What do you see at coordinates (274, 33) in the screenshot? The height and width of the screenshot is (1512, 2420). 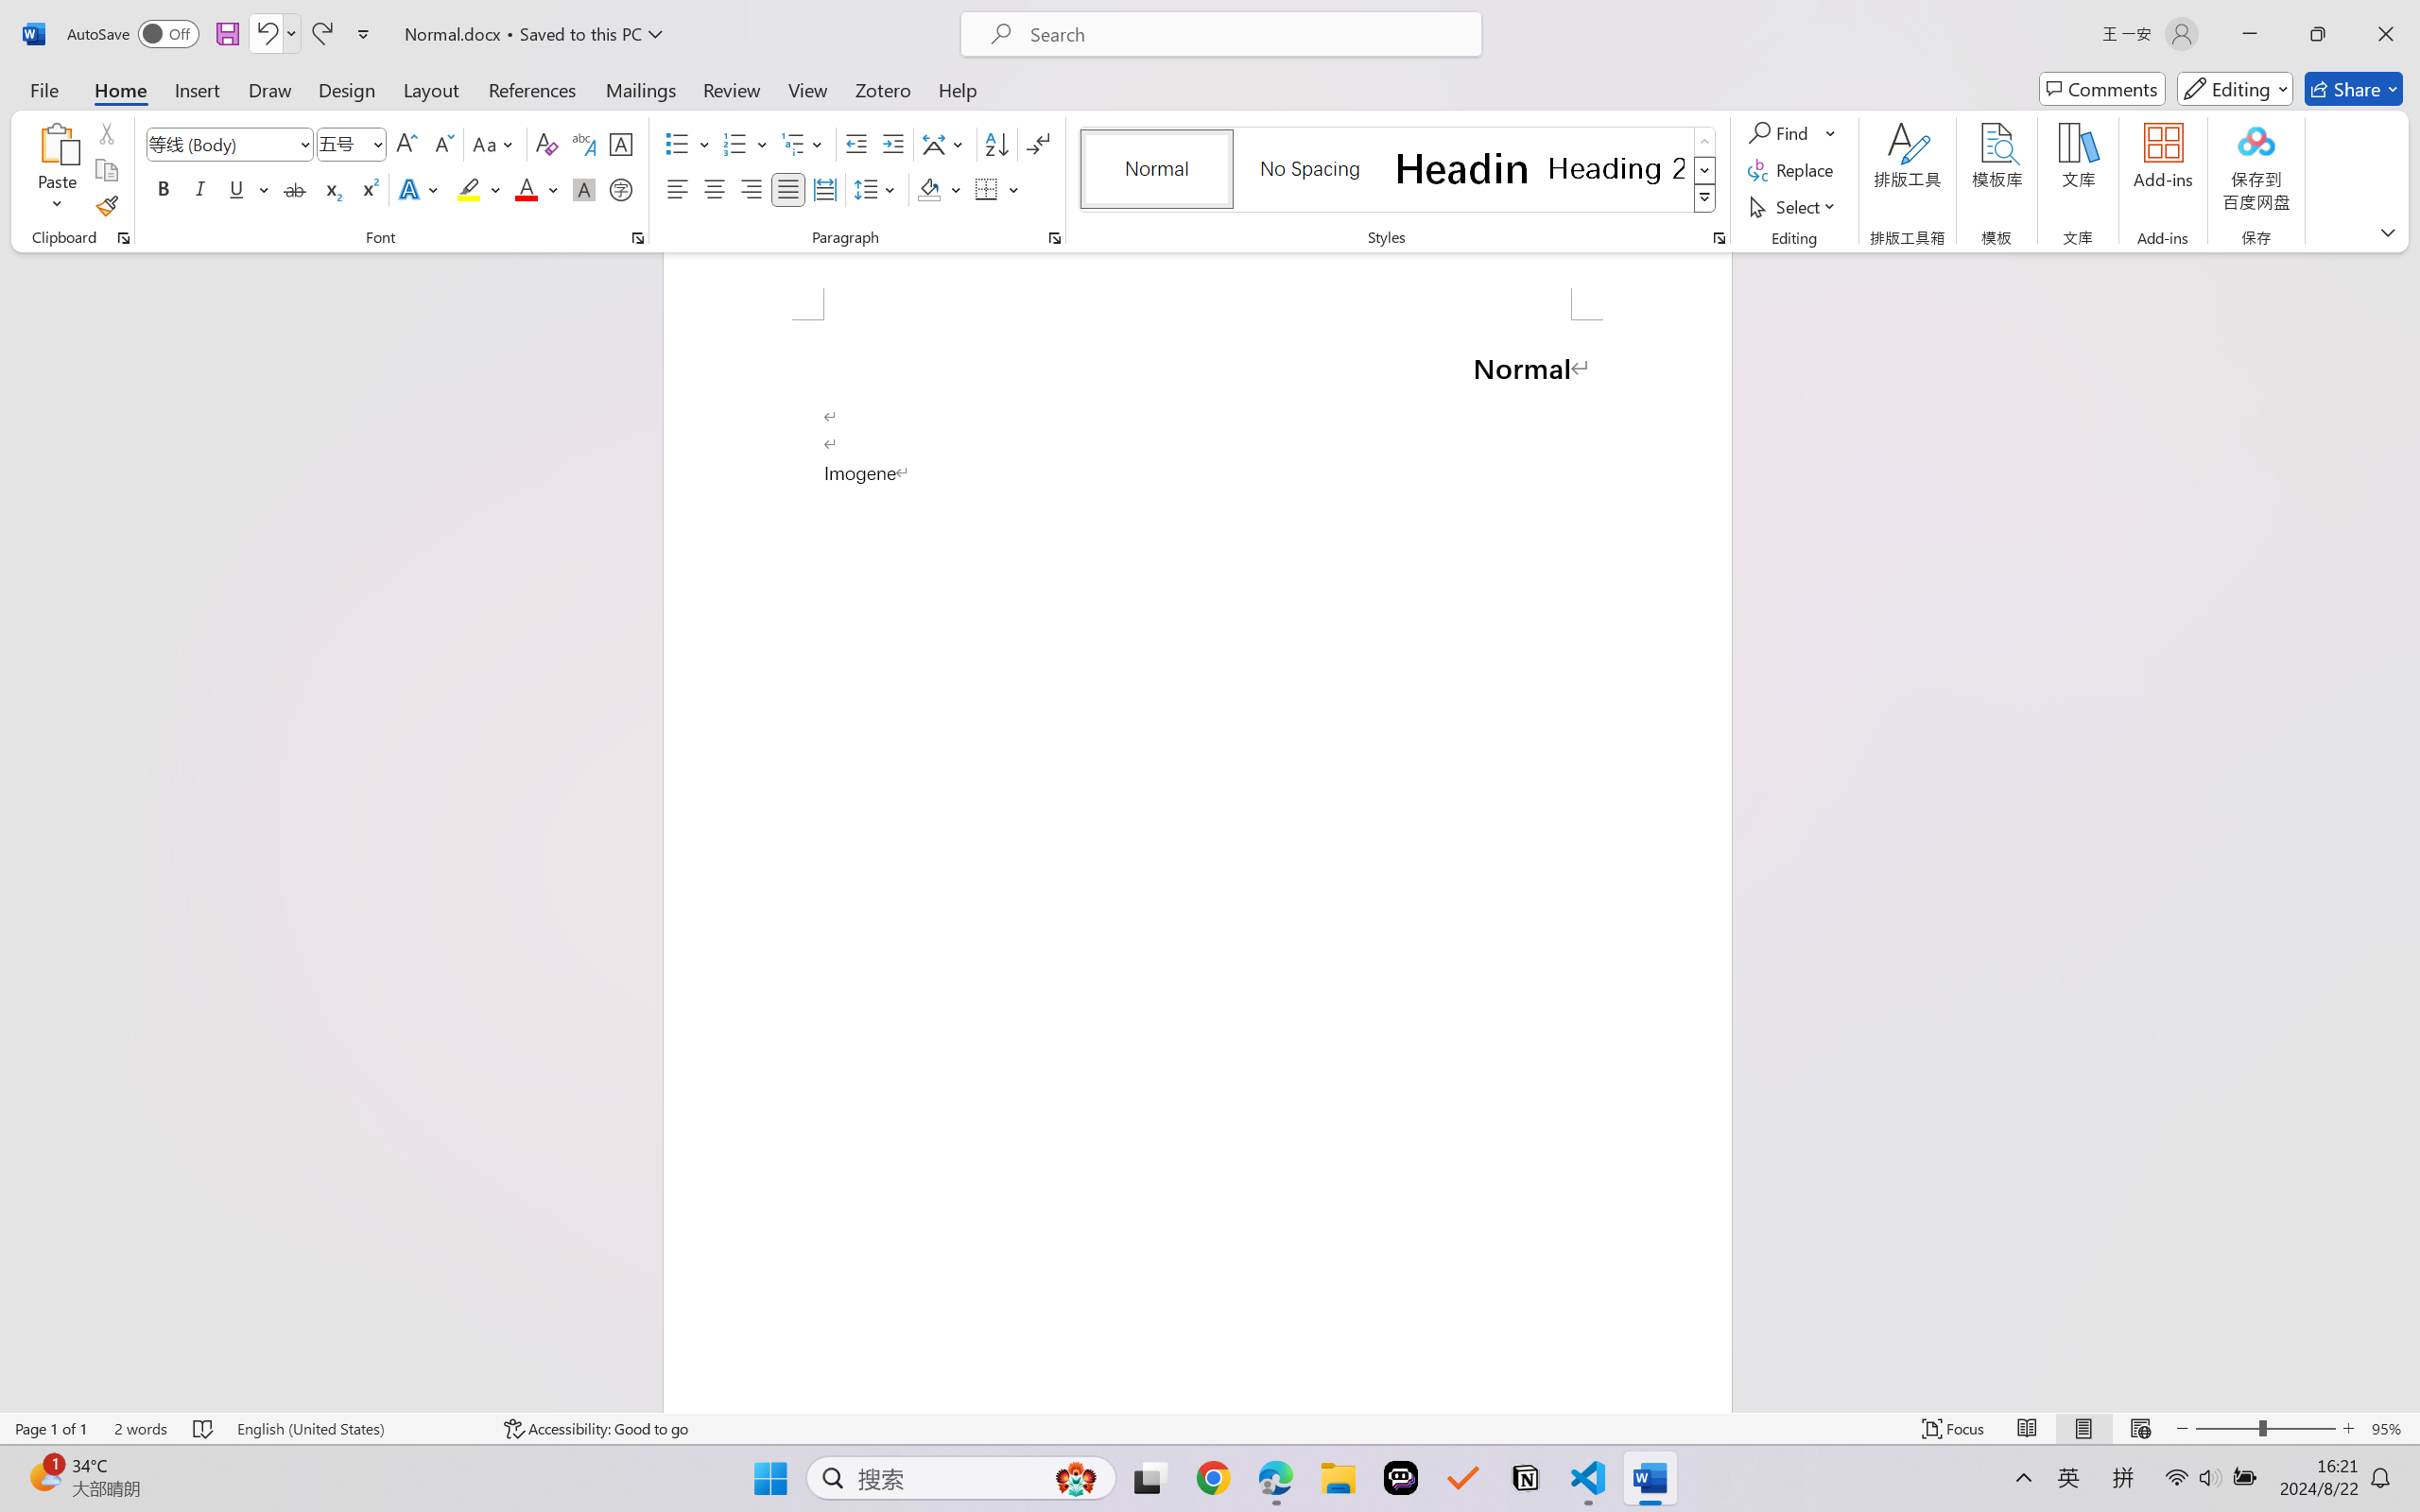 I see `'Undo Typing'` at bounding box center [274, 33].